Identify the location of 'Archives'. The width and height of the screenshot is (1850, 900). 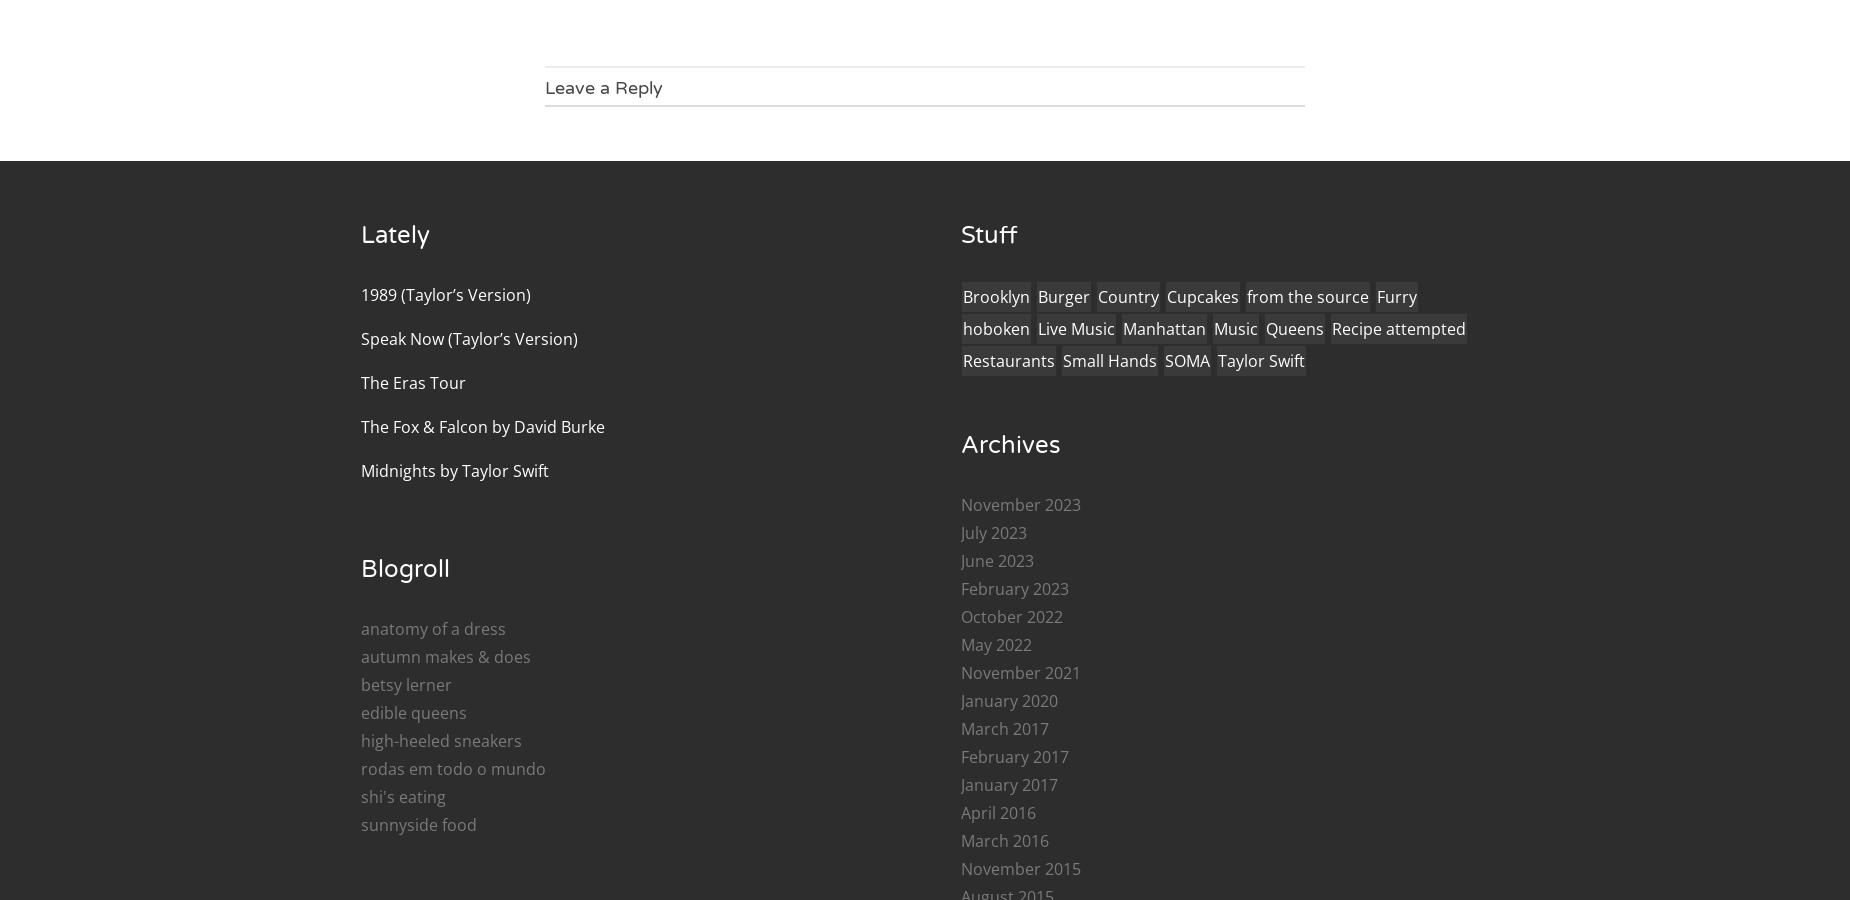
(1010, 444).